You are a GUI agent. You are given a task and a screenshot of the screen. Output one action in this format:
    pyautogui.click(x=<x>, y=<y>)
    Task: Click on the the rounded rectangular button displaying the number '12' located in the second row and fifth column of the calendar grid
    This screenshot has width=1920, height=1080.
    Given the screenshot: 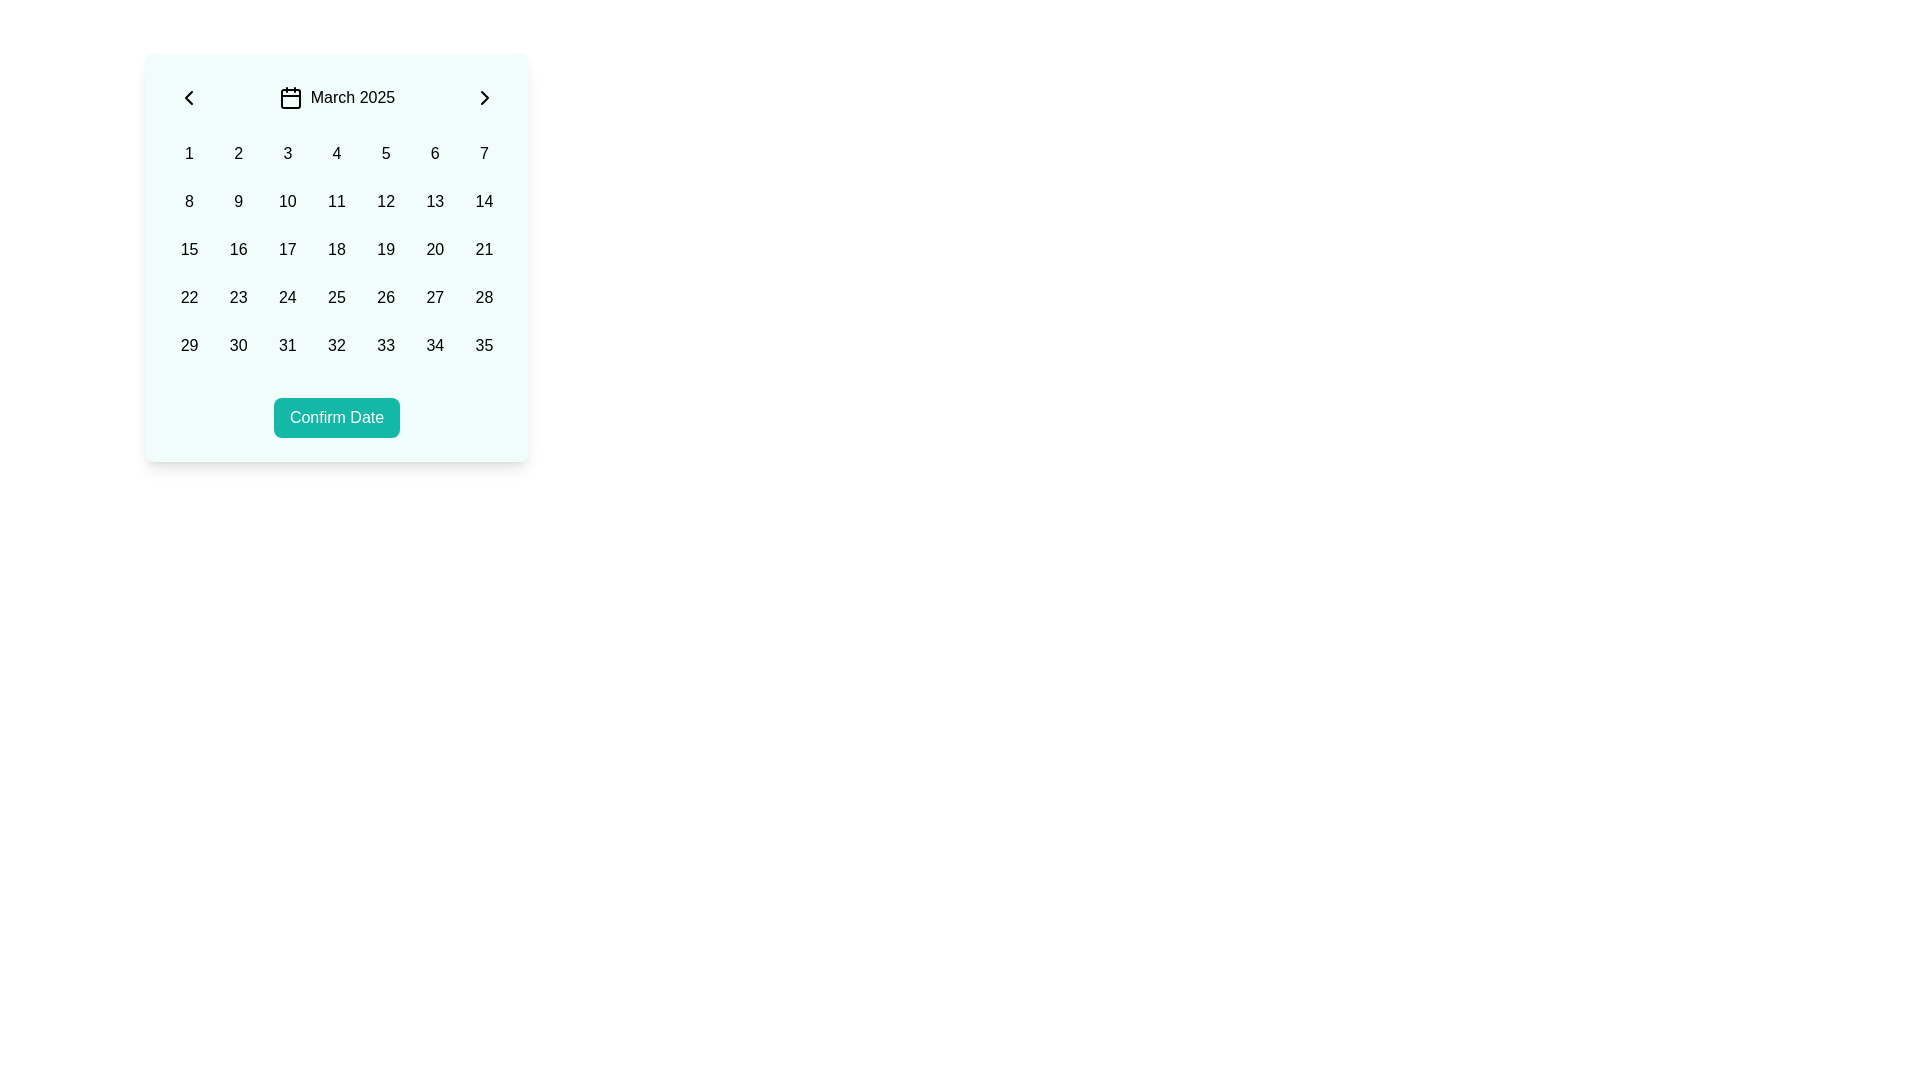 What is the action you would take?
    pyautogui.click(x=386, y=201)
    